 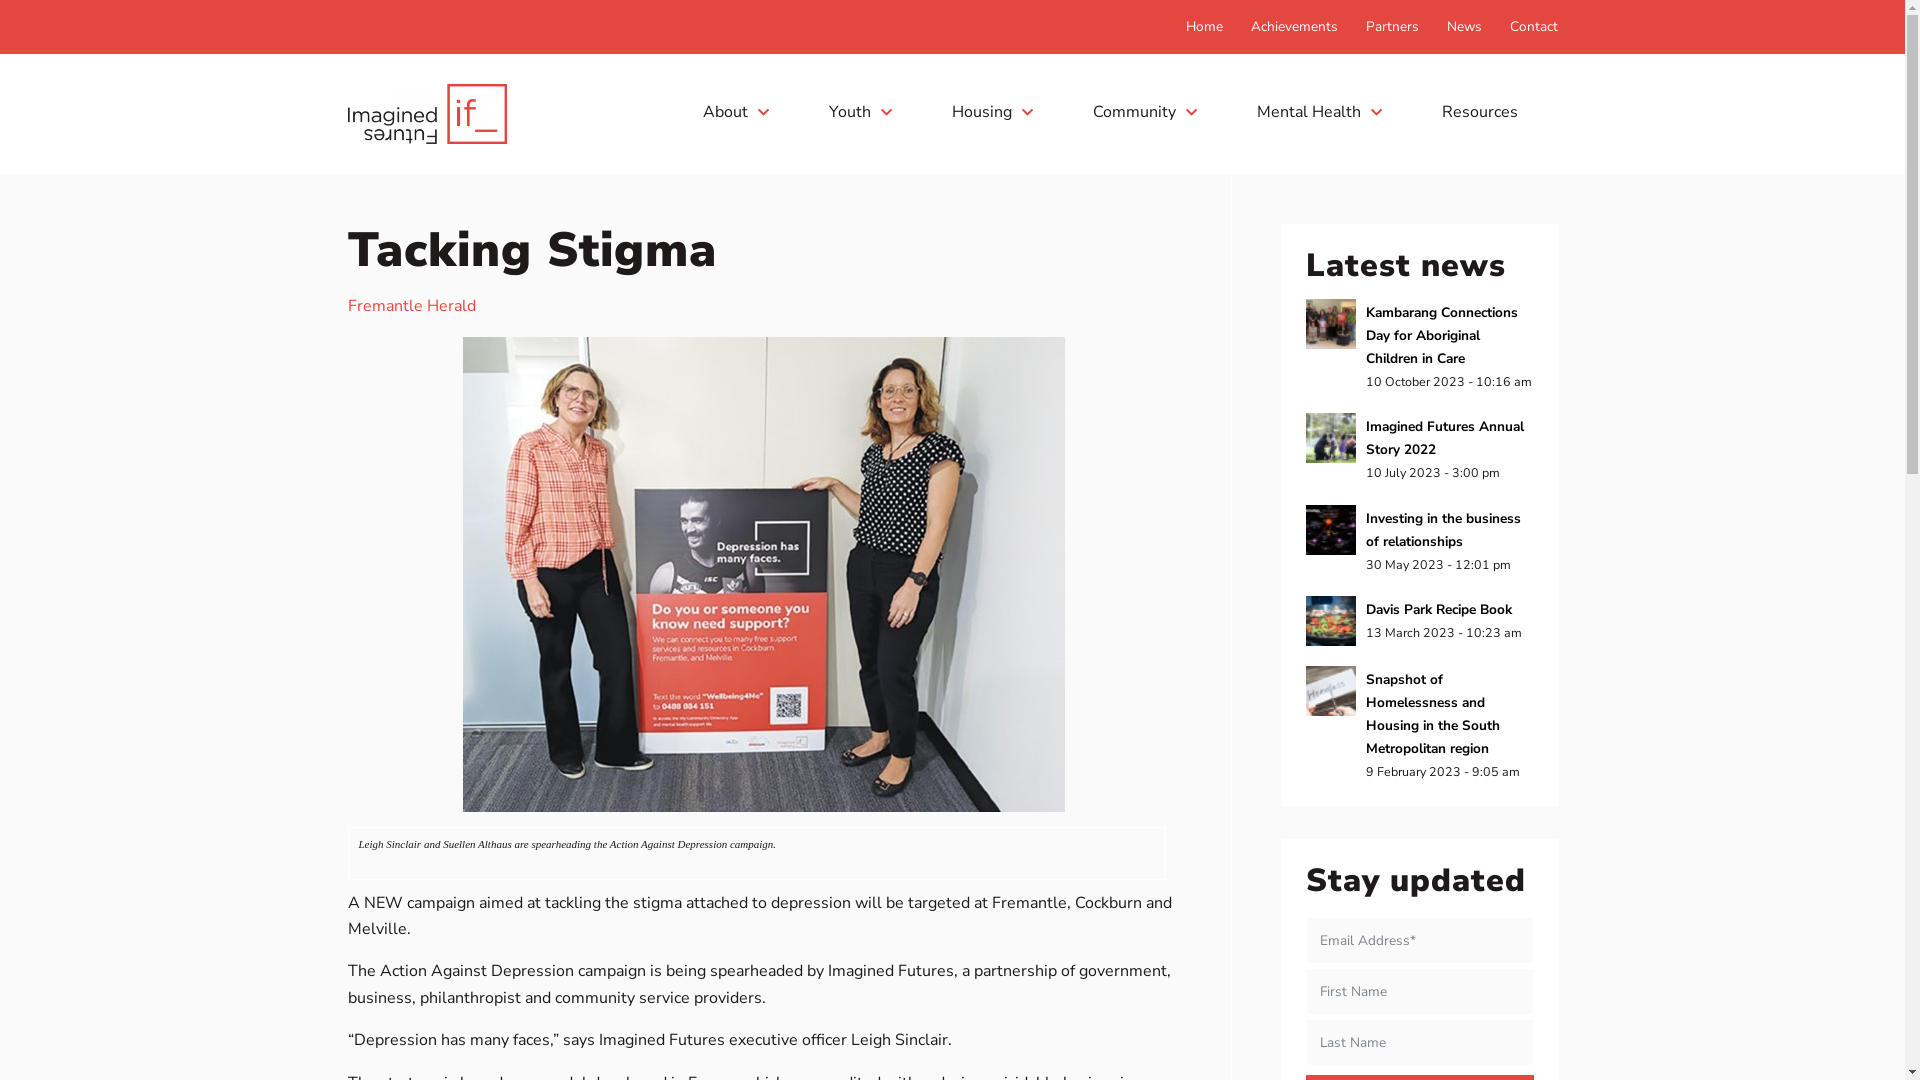 I want to click on 'Fremantle Herald', so click(x=347, y=305).